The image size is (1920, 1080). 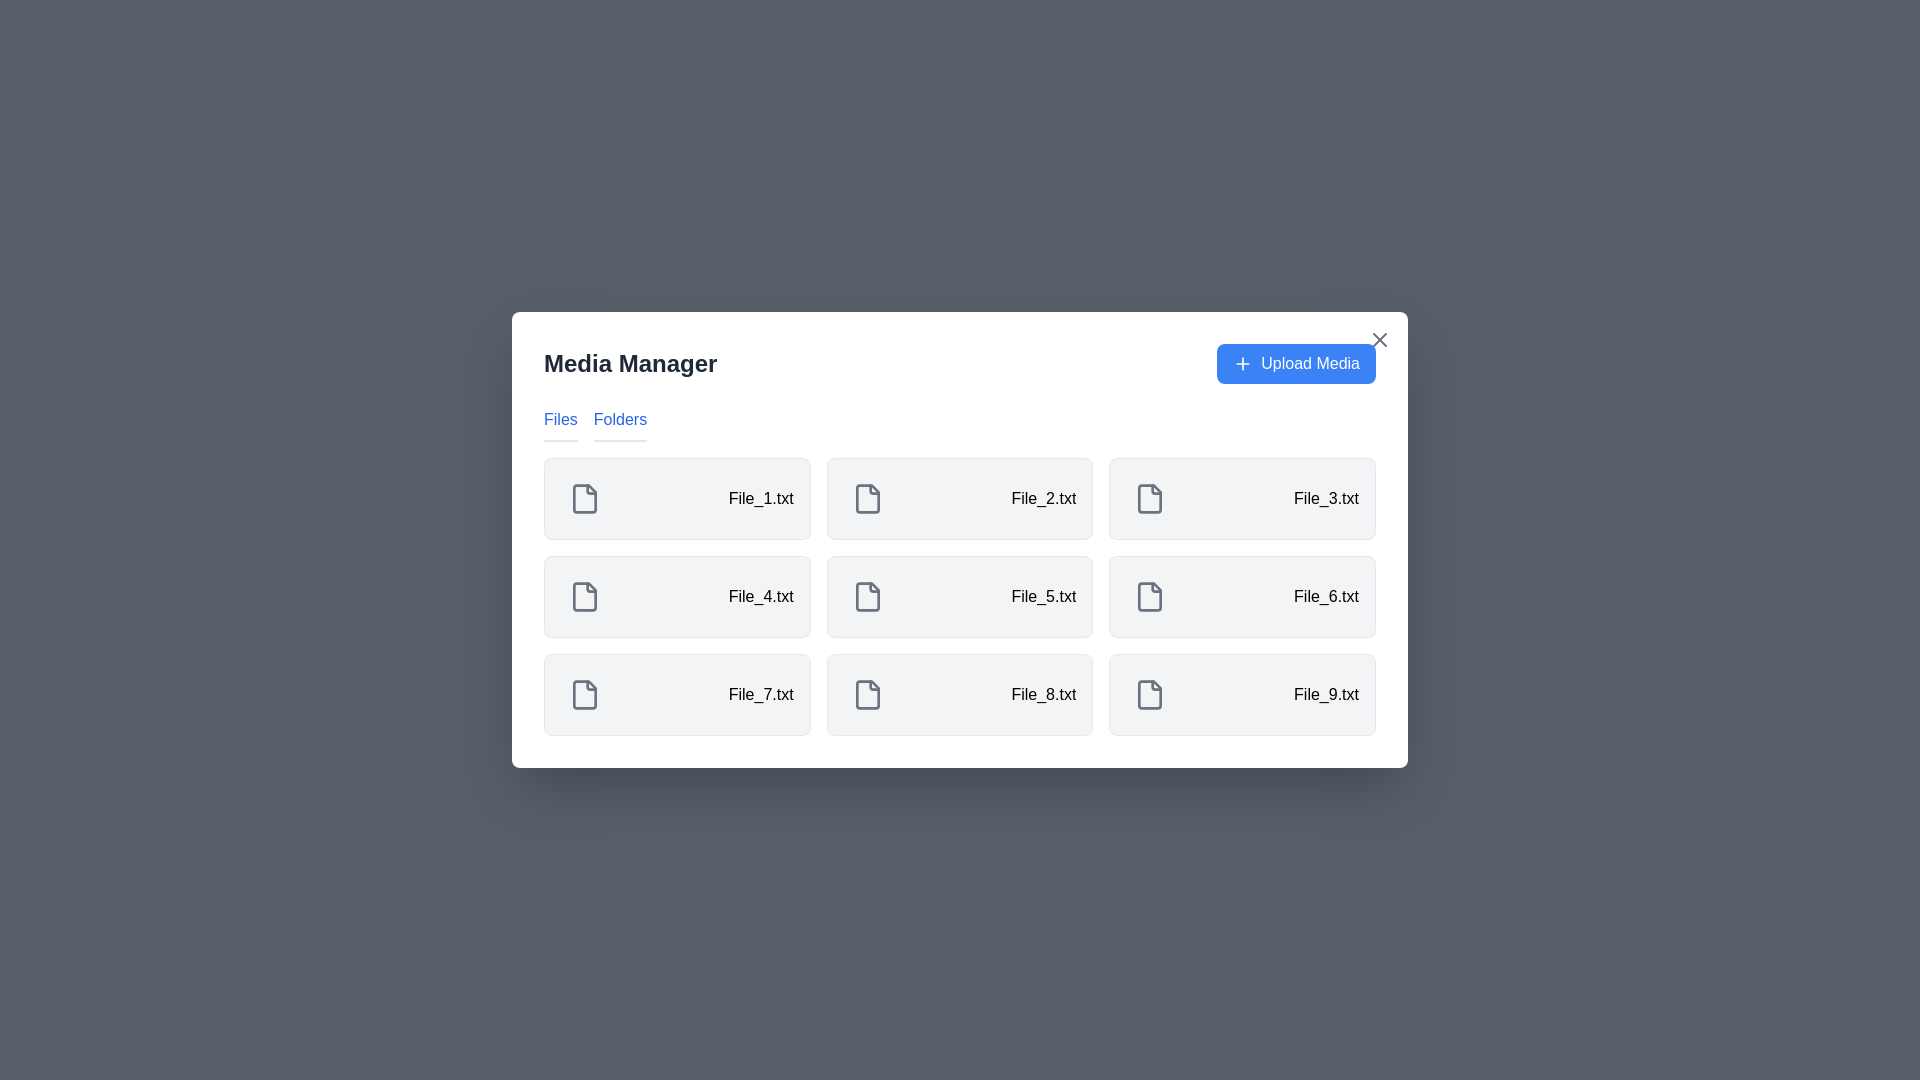 What do you see at coordinates (584, 596) in the screenshot?
I see `the Decorative SVG component representing a file icon located in the second row and first column of the grid in the 'Media Manager' interface` at bounding box center [584, 596].